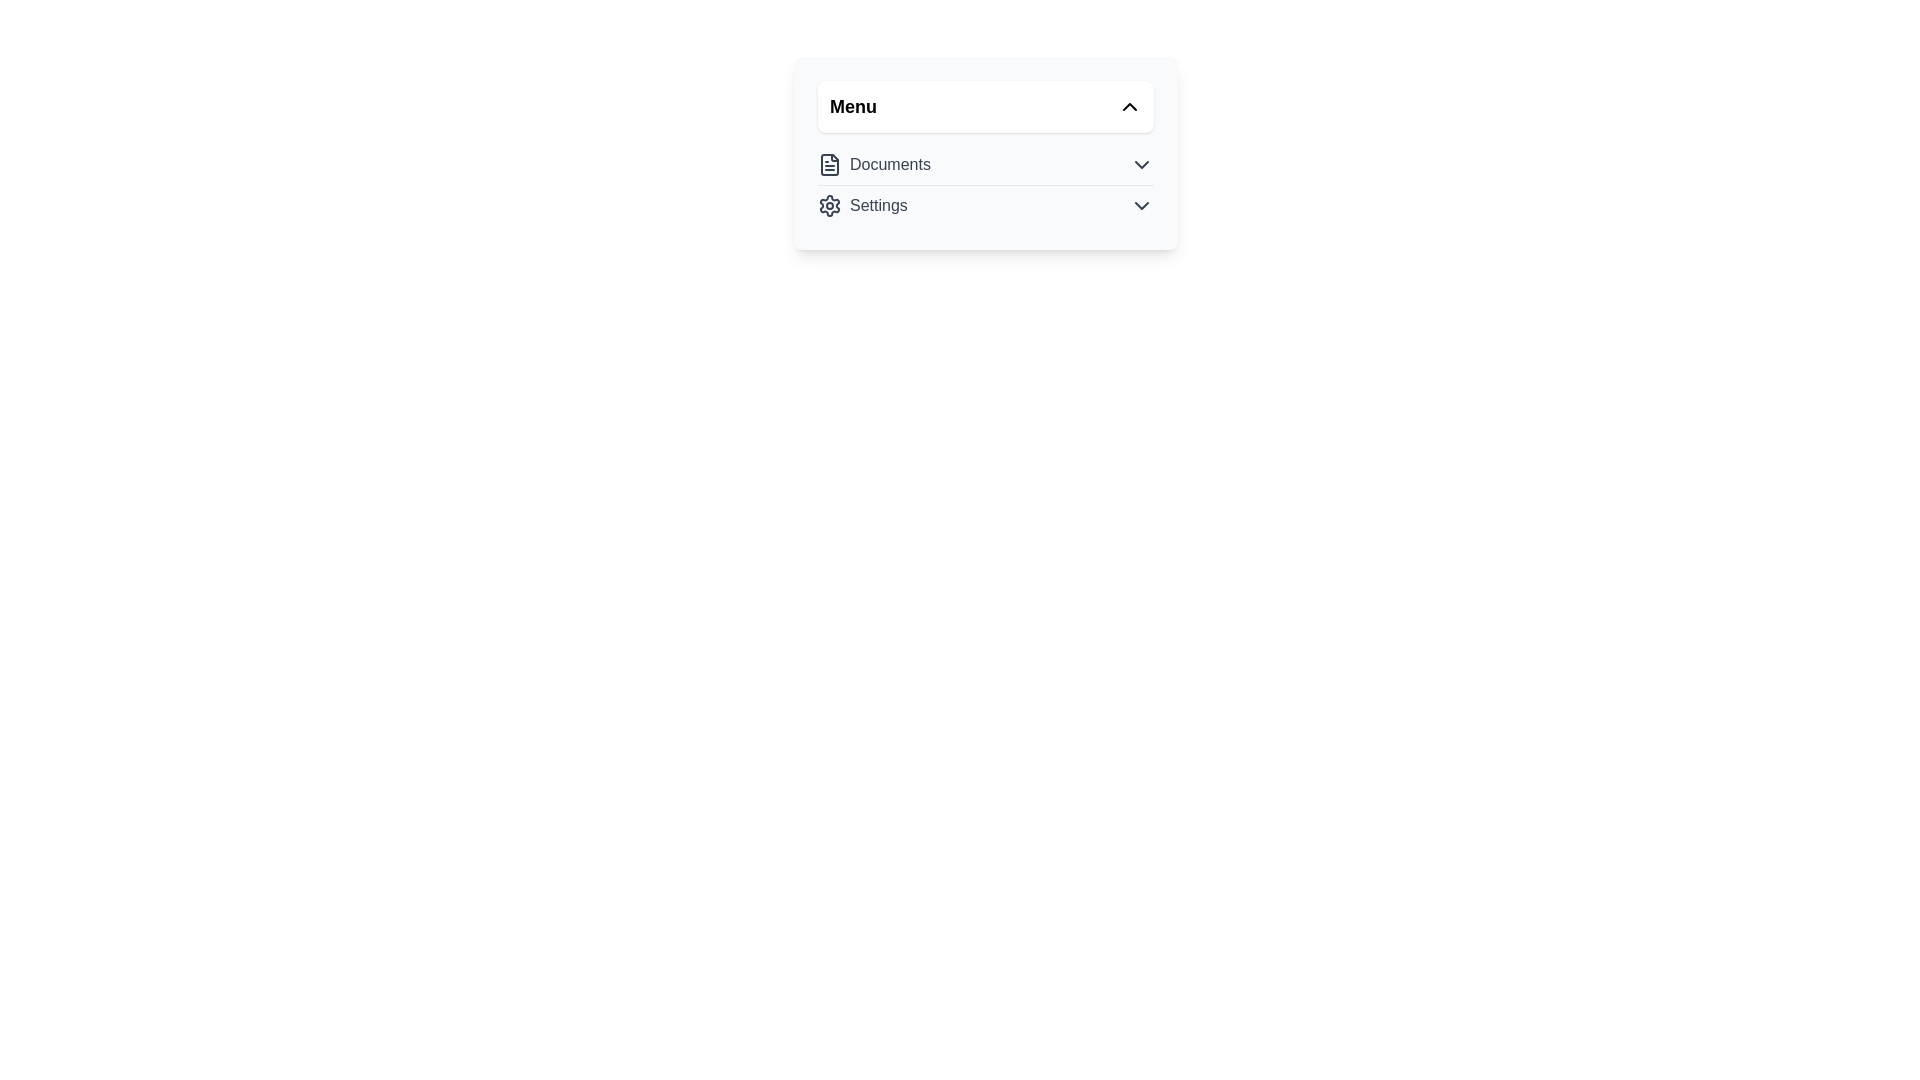 The height and width of the screenshot is (1080, 1920). What do you see at coordinates (1142, 205) in the screenshot?
I see `the downward-pointing chevron icon next to the 'Settings' text` at bounding box center [1142, 205].